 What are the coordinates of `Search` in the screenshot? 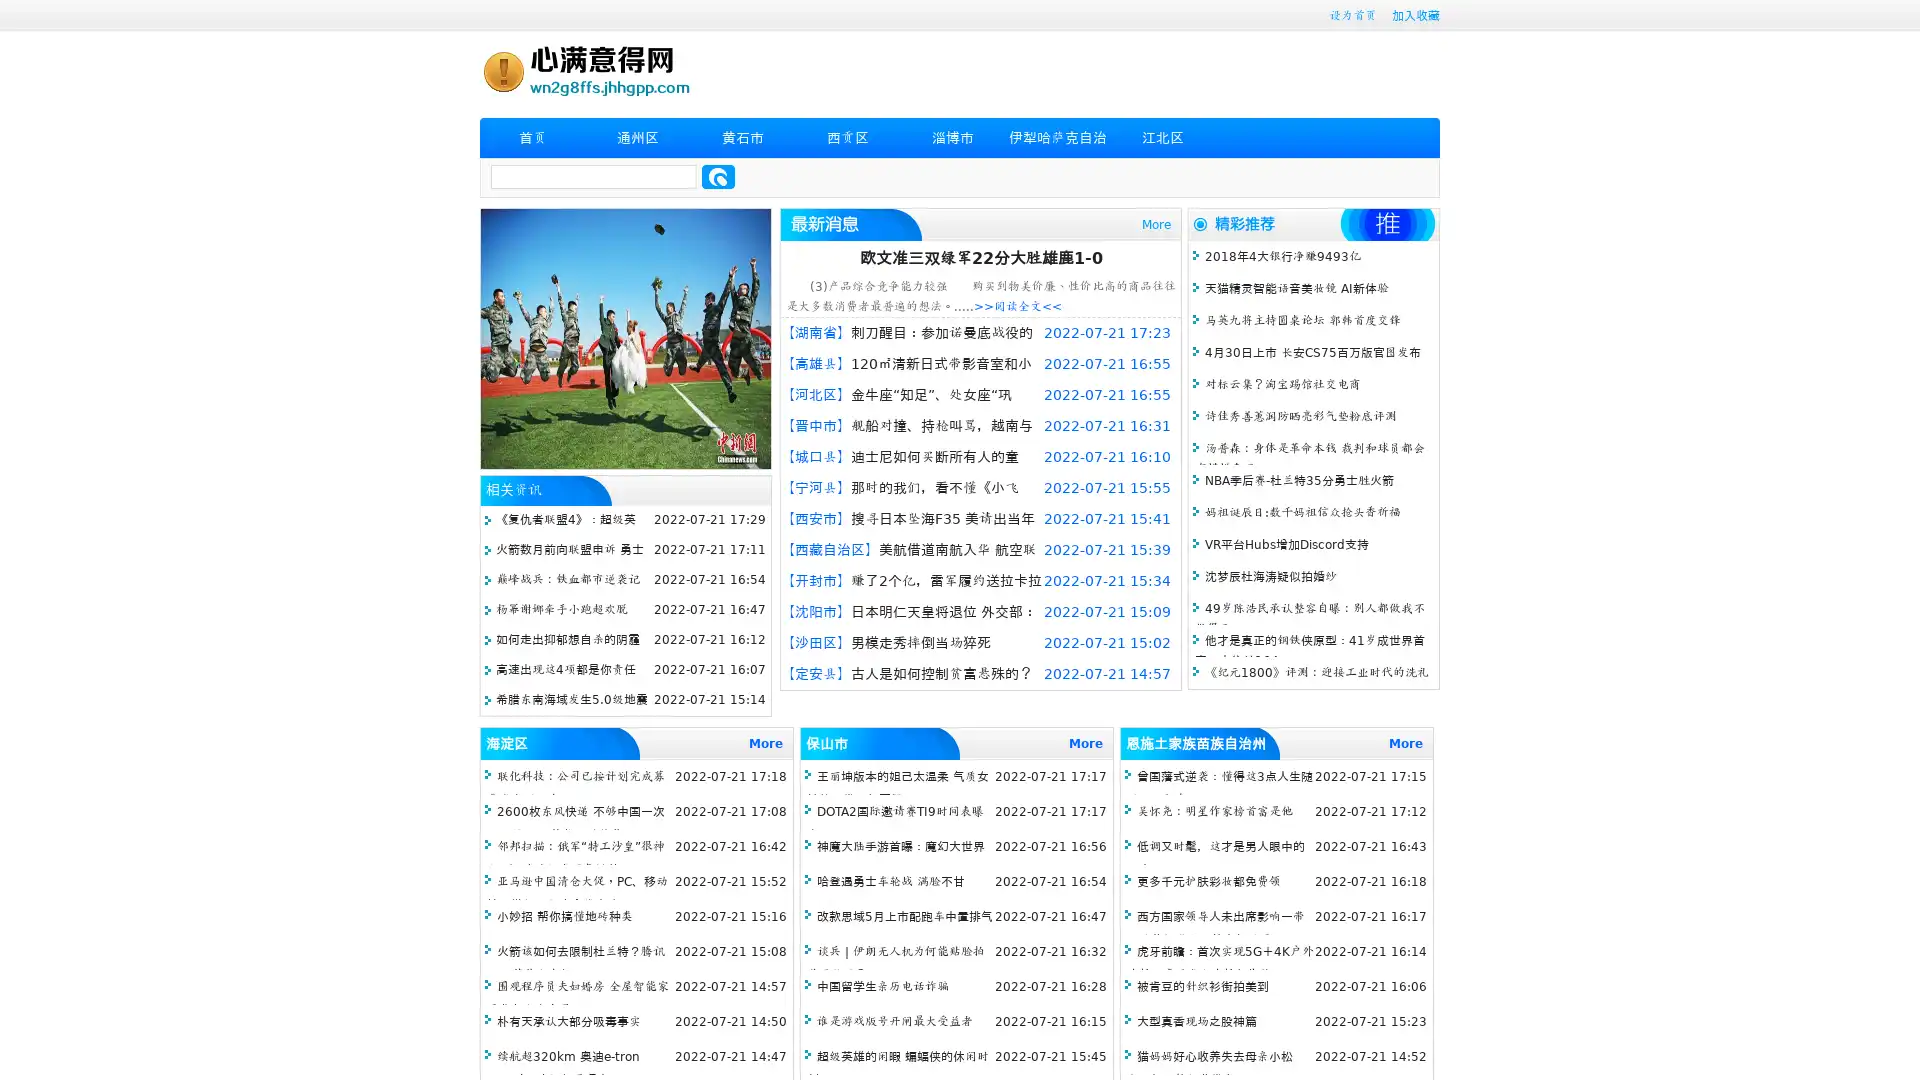 It's located at (718, 176).